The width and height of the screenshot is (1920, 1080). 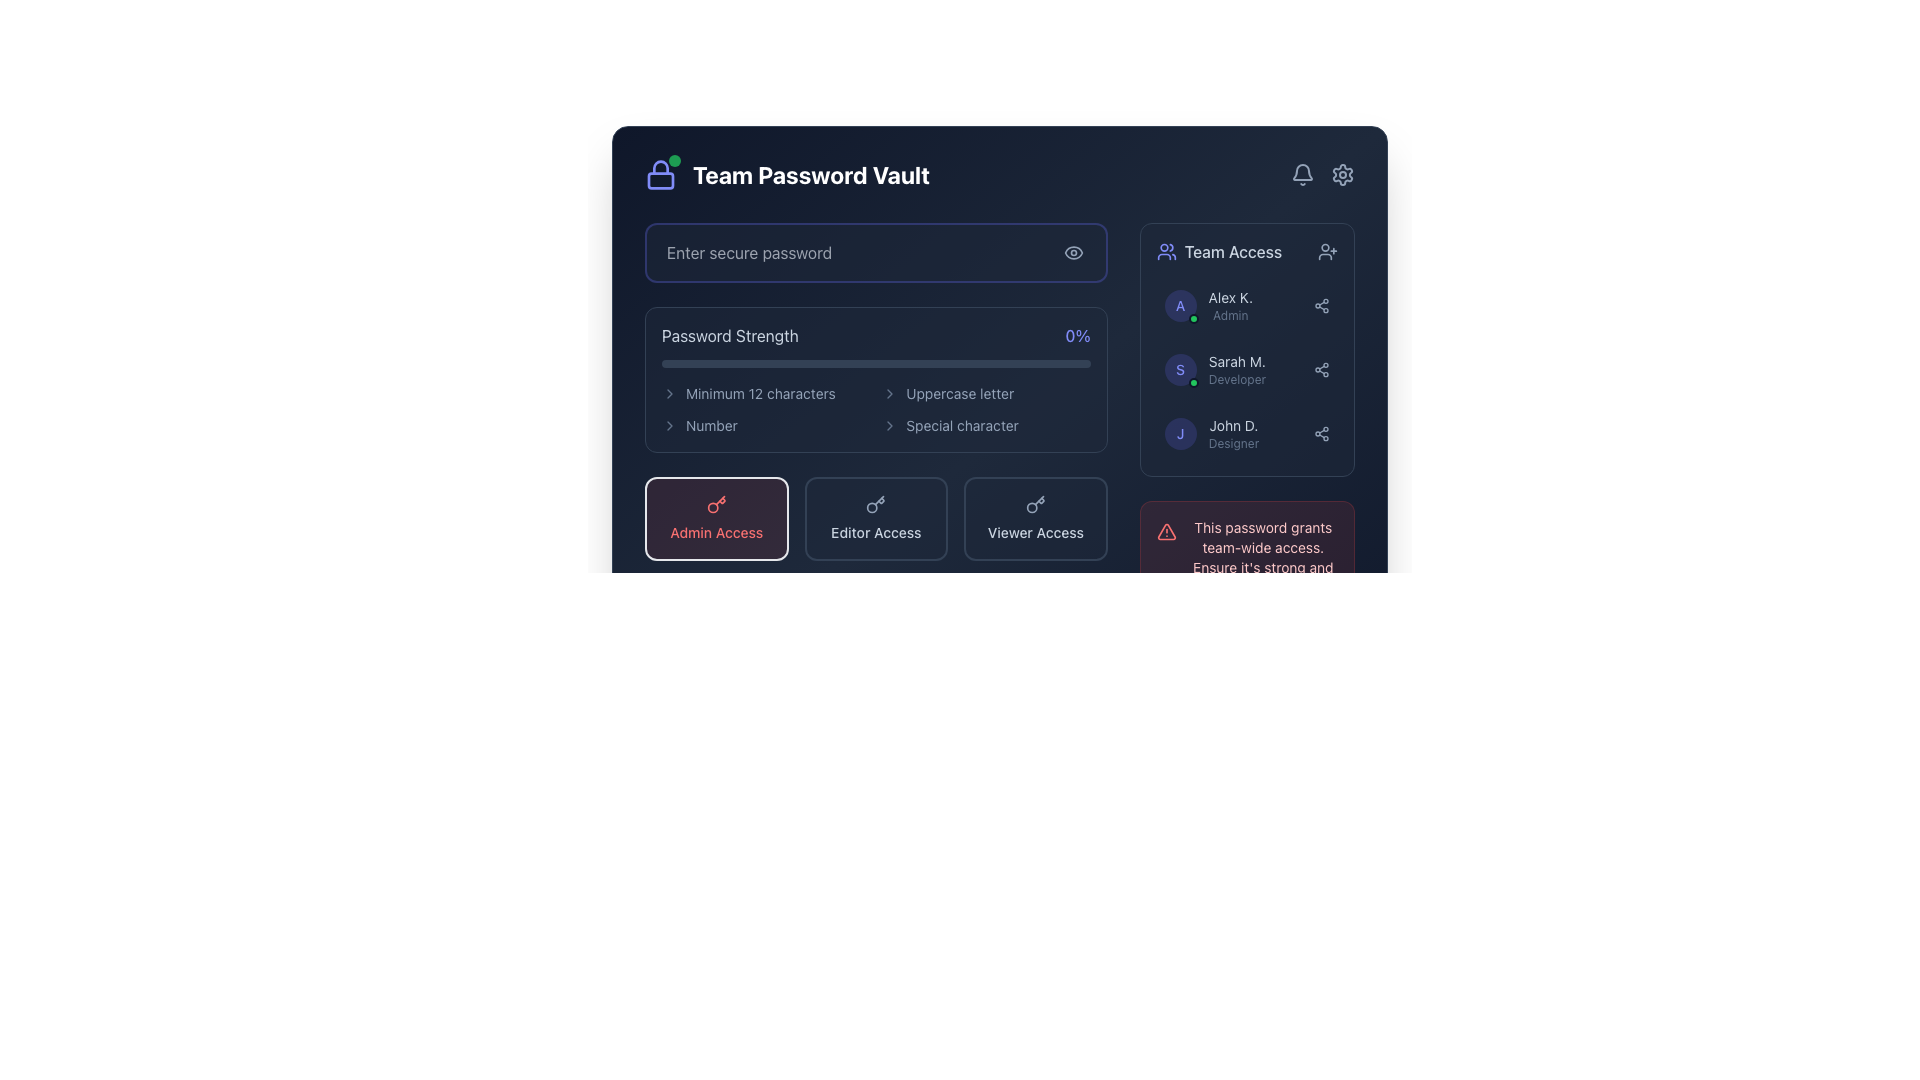 What do you see at coordinates (661, 165) in the screenshot?
I see `the upper part of the lock icon, which symbolizes security, located to the left of the 'Team Password Vault' header` at bounding box center [661, 165].